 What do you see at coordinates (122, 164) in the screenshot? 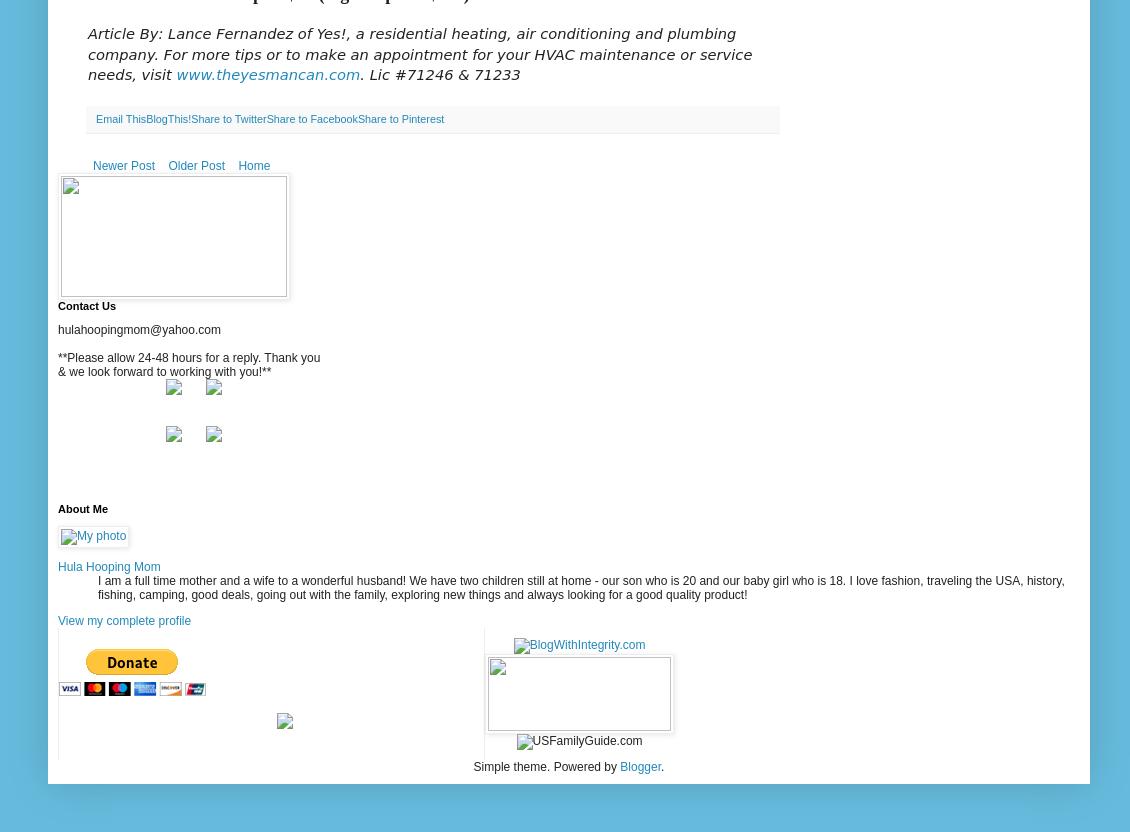
I see `'Newer Post'` at bounding box center [122, 164].